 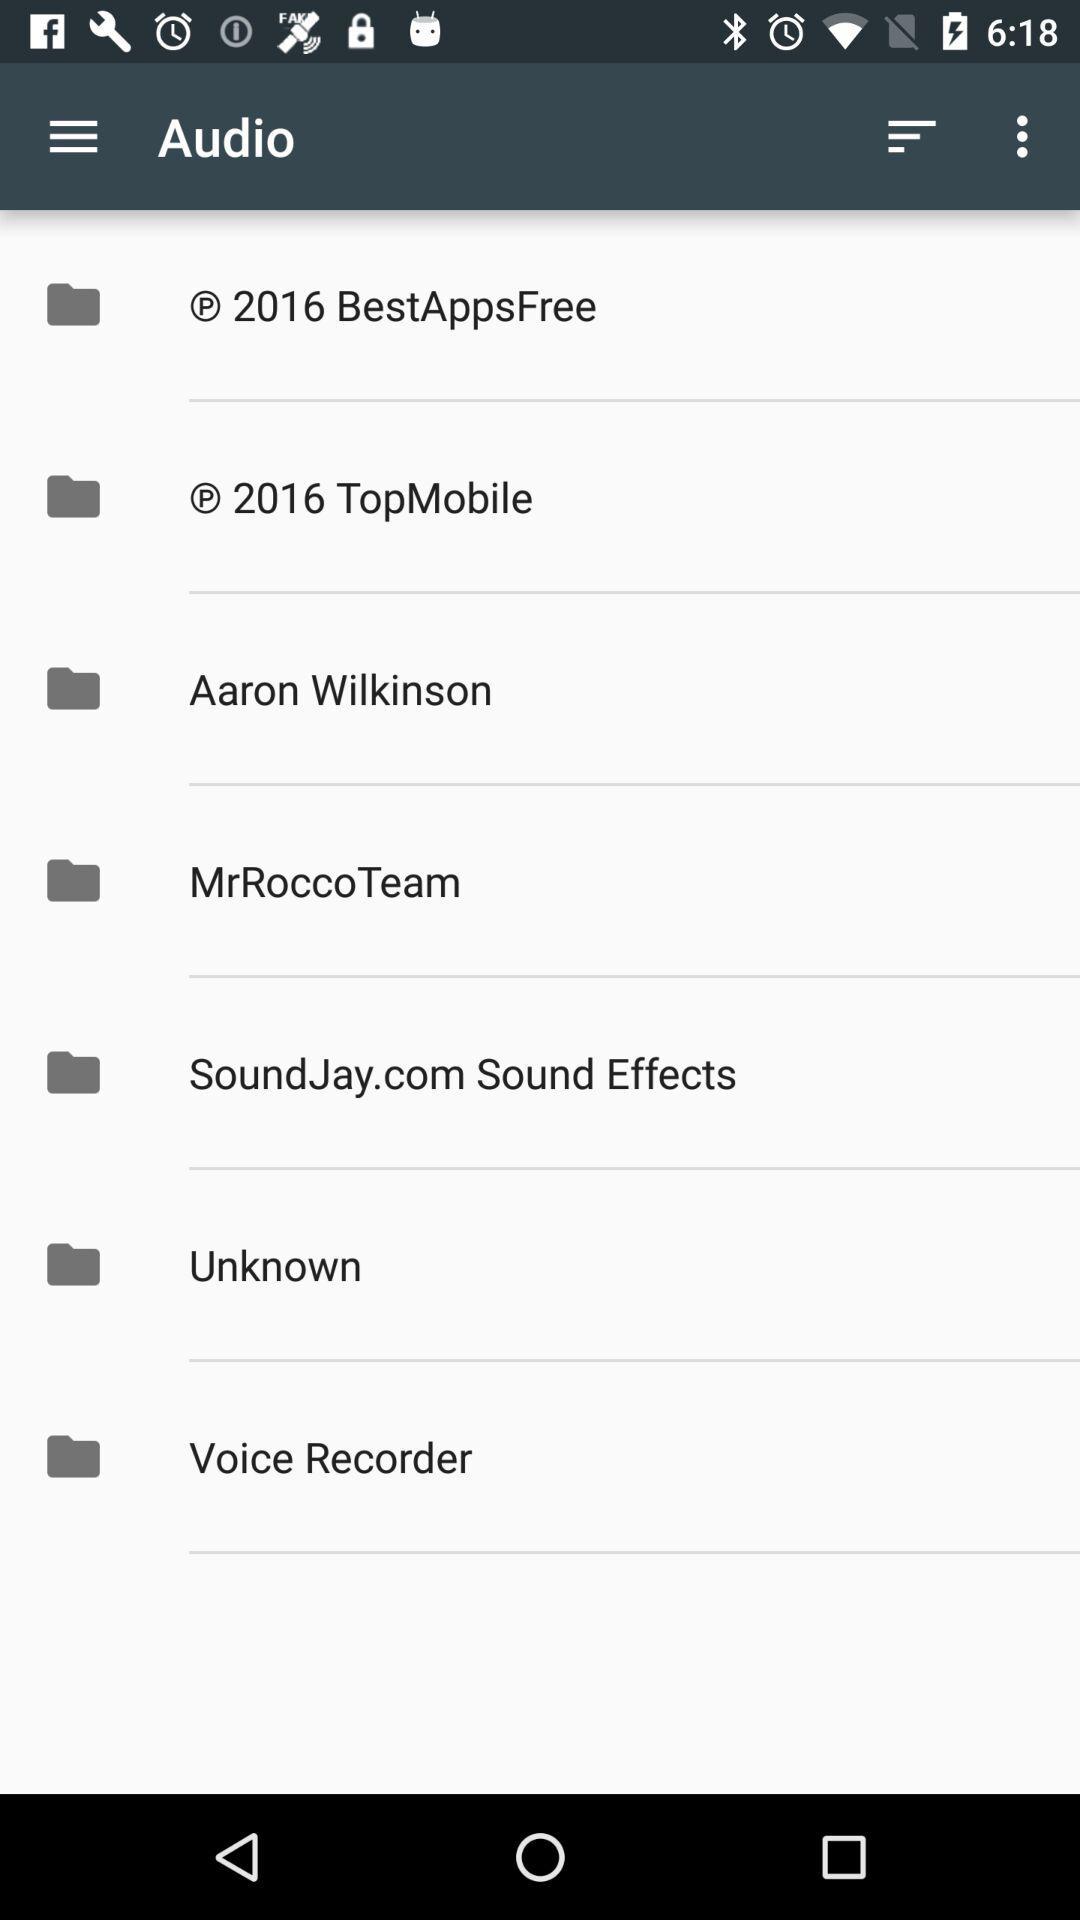 I want to click on item below unknown app, so click(x=612, y=1456).